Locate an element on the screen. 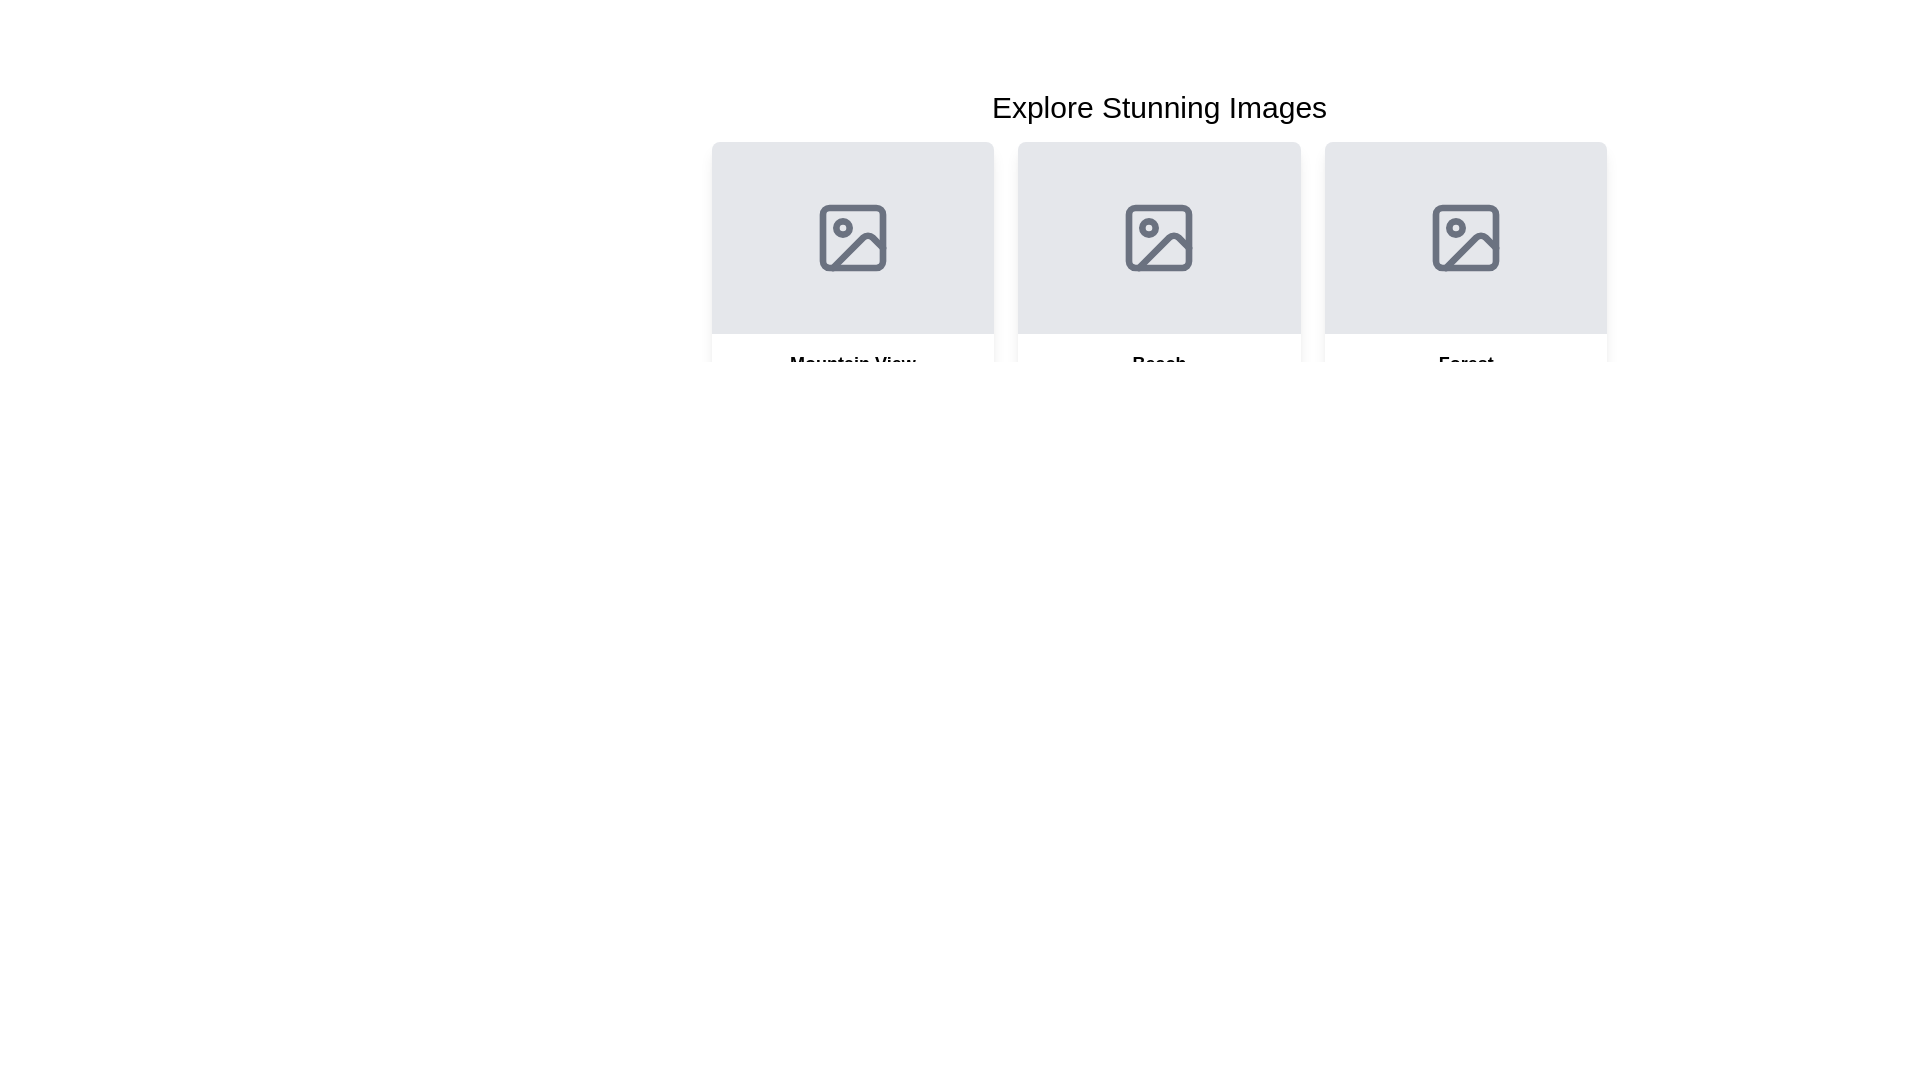 The width and height of the screenshot is (1920, 1080). the Decorative SVG element in the shape of a rounded rectangle, which serves as a decorative component within the image icon in the second card of the horizontal gallery layout is located at coordinates (1159, 237).